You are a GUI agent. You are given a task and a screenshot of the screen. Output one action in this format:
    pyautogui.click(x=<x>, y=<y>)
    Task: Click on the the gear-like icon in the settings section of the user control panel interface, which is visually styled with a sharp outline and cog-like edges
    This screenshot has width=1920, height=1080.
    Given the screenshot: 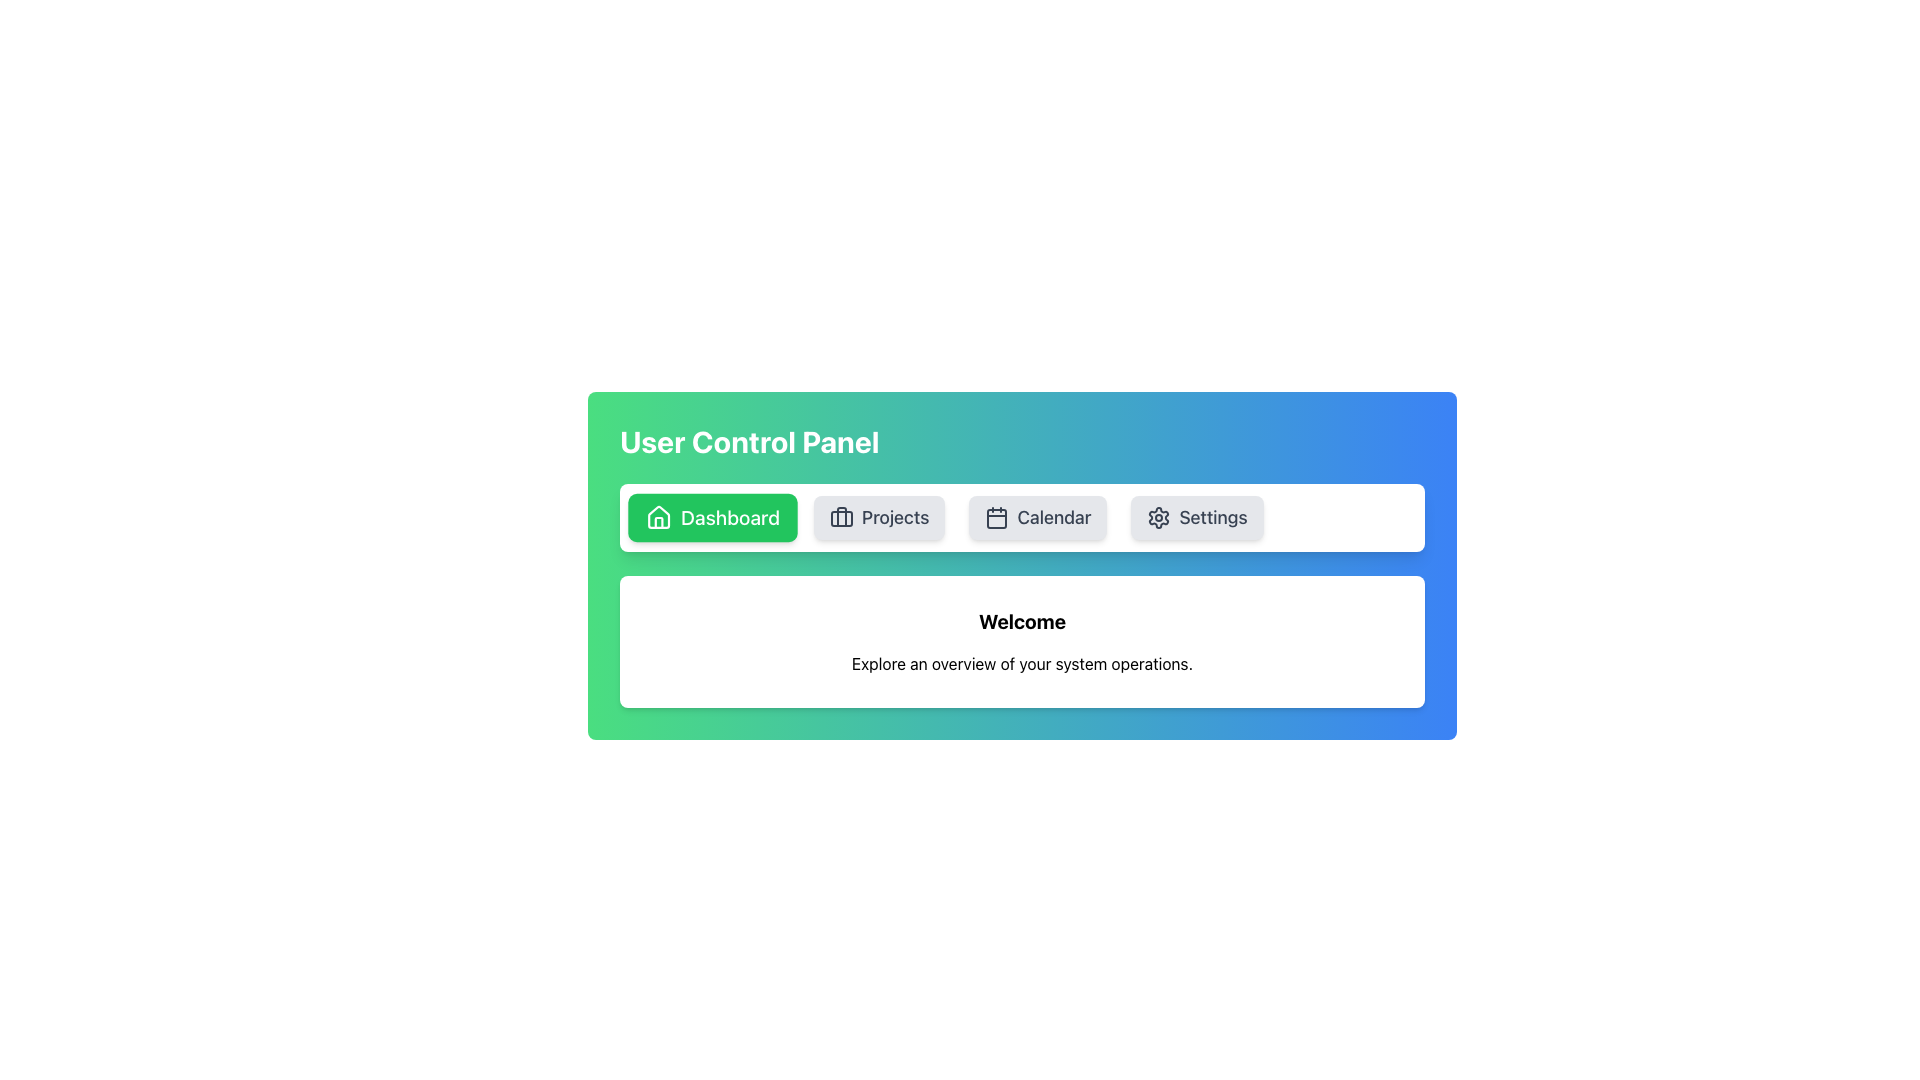 What is the action you would take?
    pyautogui.click(x=1159, y=516)
    